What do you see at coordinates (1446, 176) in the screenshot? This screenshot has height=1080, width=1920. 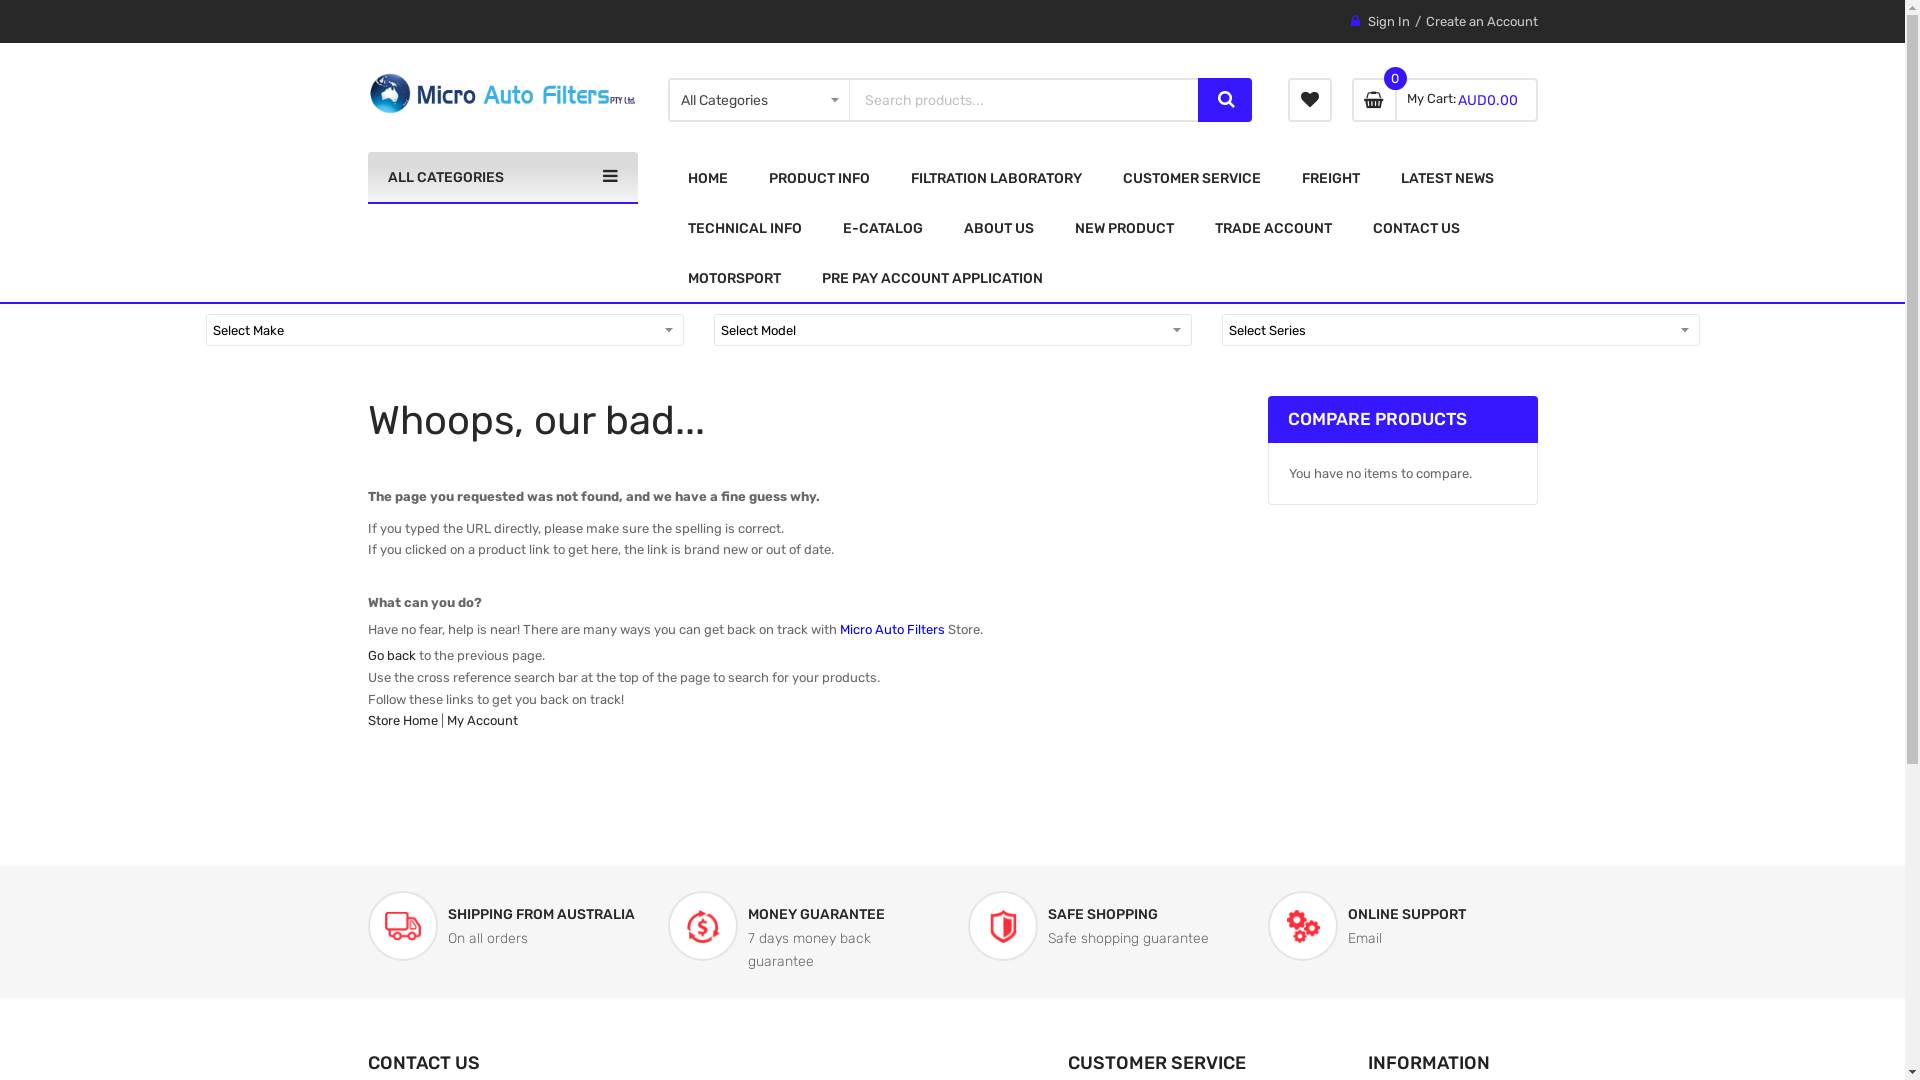 I see `'LATEST NEWS'` at bounding box center [1446, 176].